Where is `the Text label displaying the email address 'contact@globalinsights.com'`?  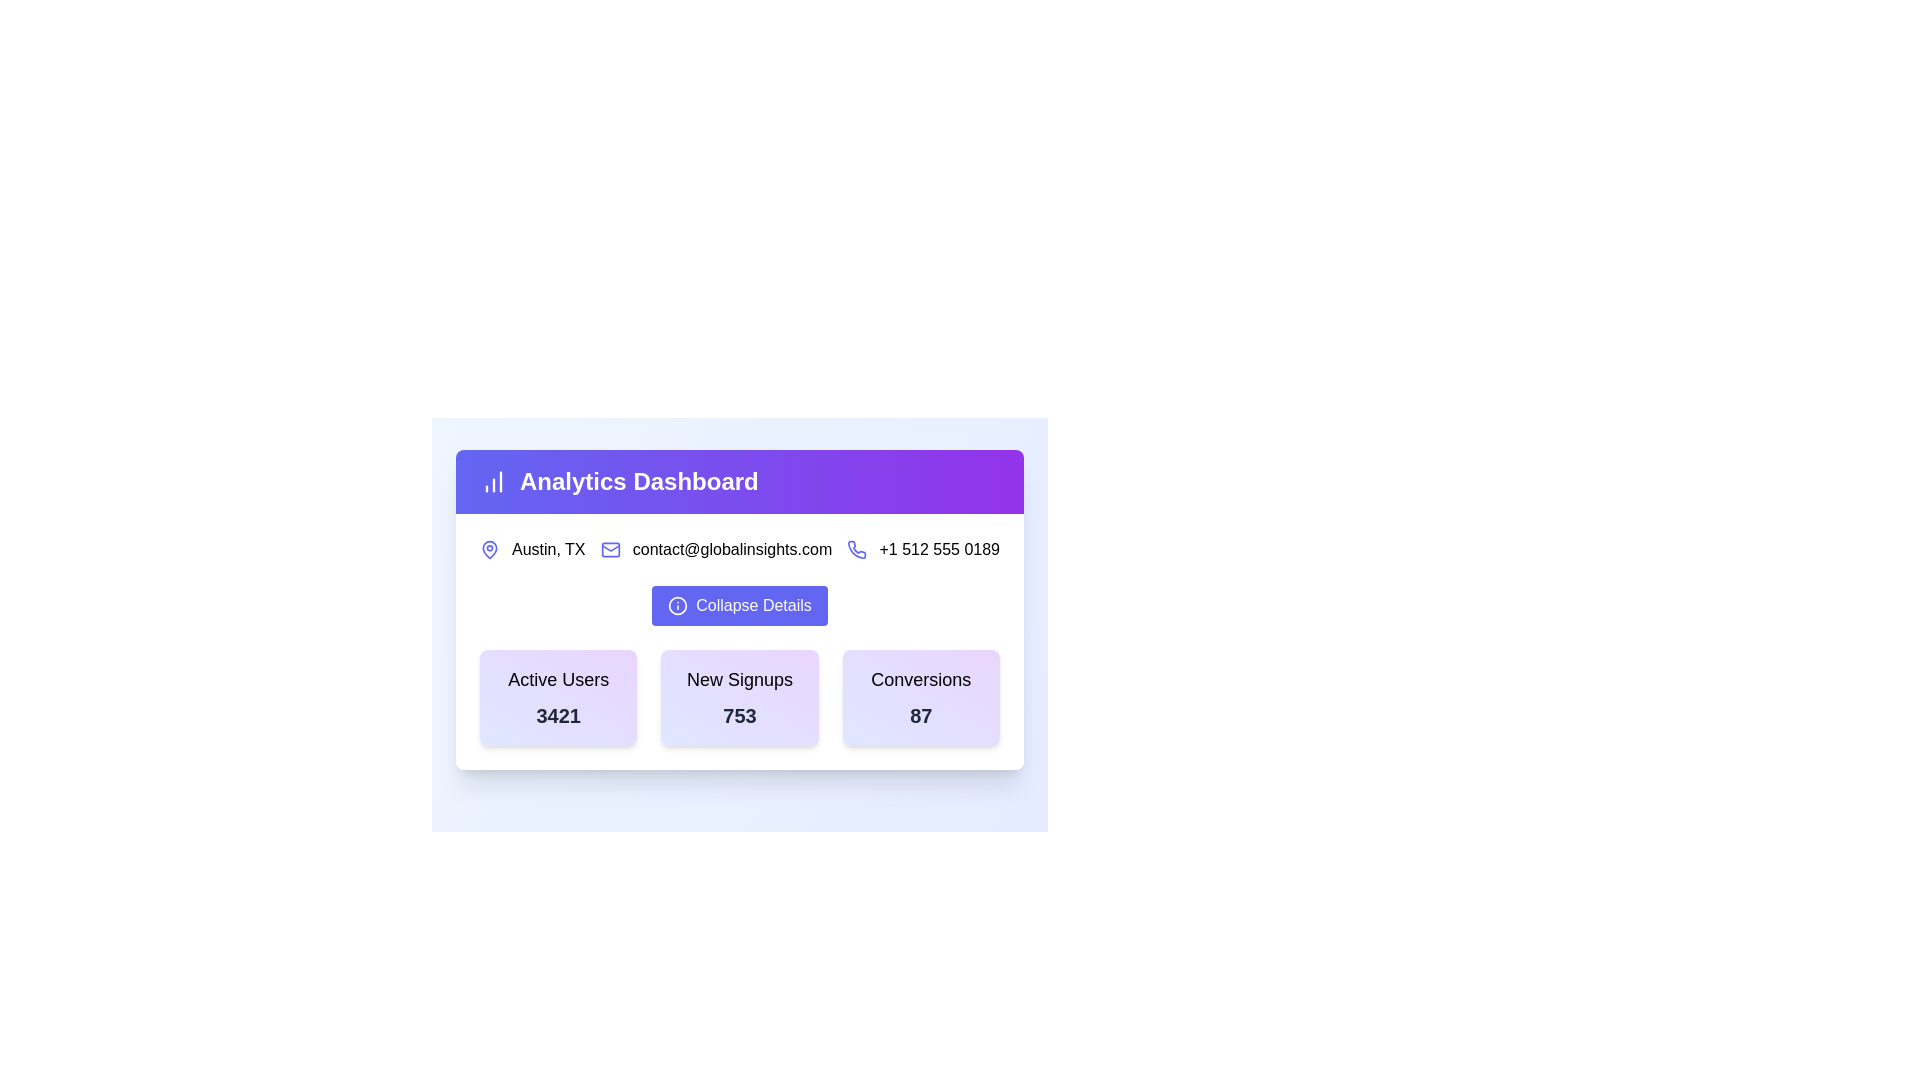 the Text label displaying the email address 'contact@globalinsights.com' is located at coordinates (731, 550).